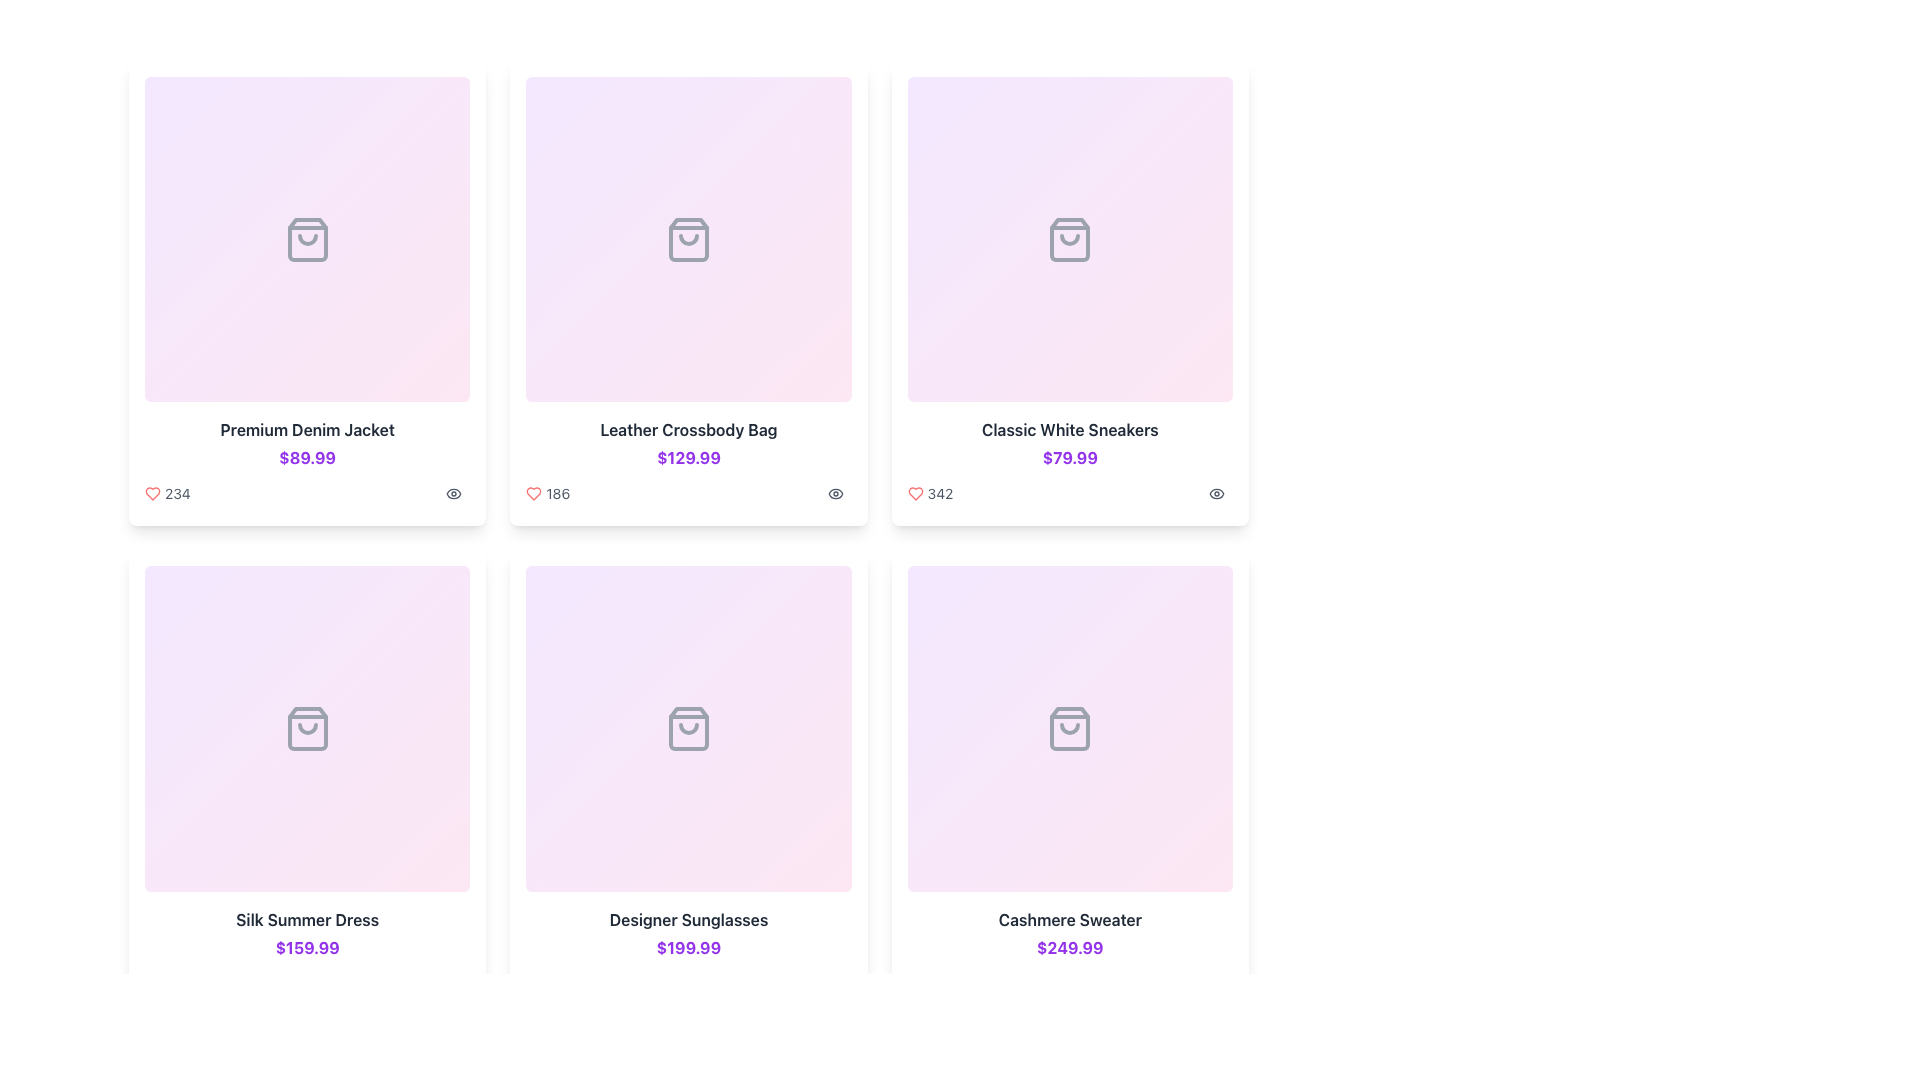 The image size is (1920, 1080). I want to click on the Product Card titled 'Classic White Sneakers', so click(1069, 293).